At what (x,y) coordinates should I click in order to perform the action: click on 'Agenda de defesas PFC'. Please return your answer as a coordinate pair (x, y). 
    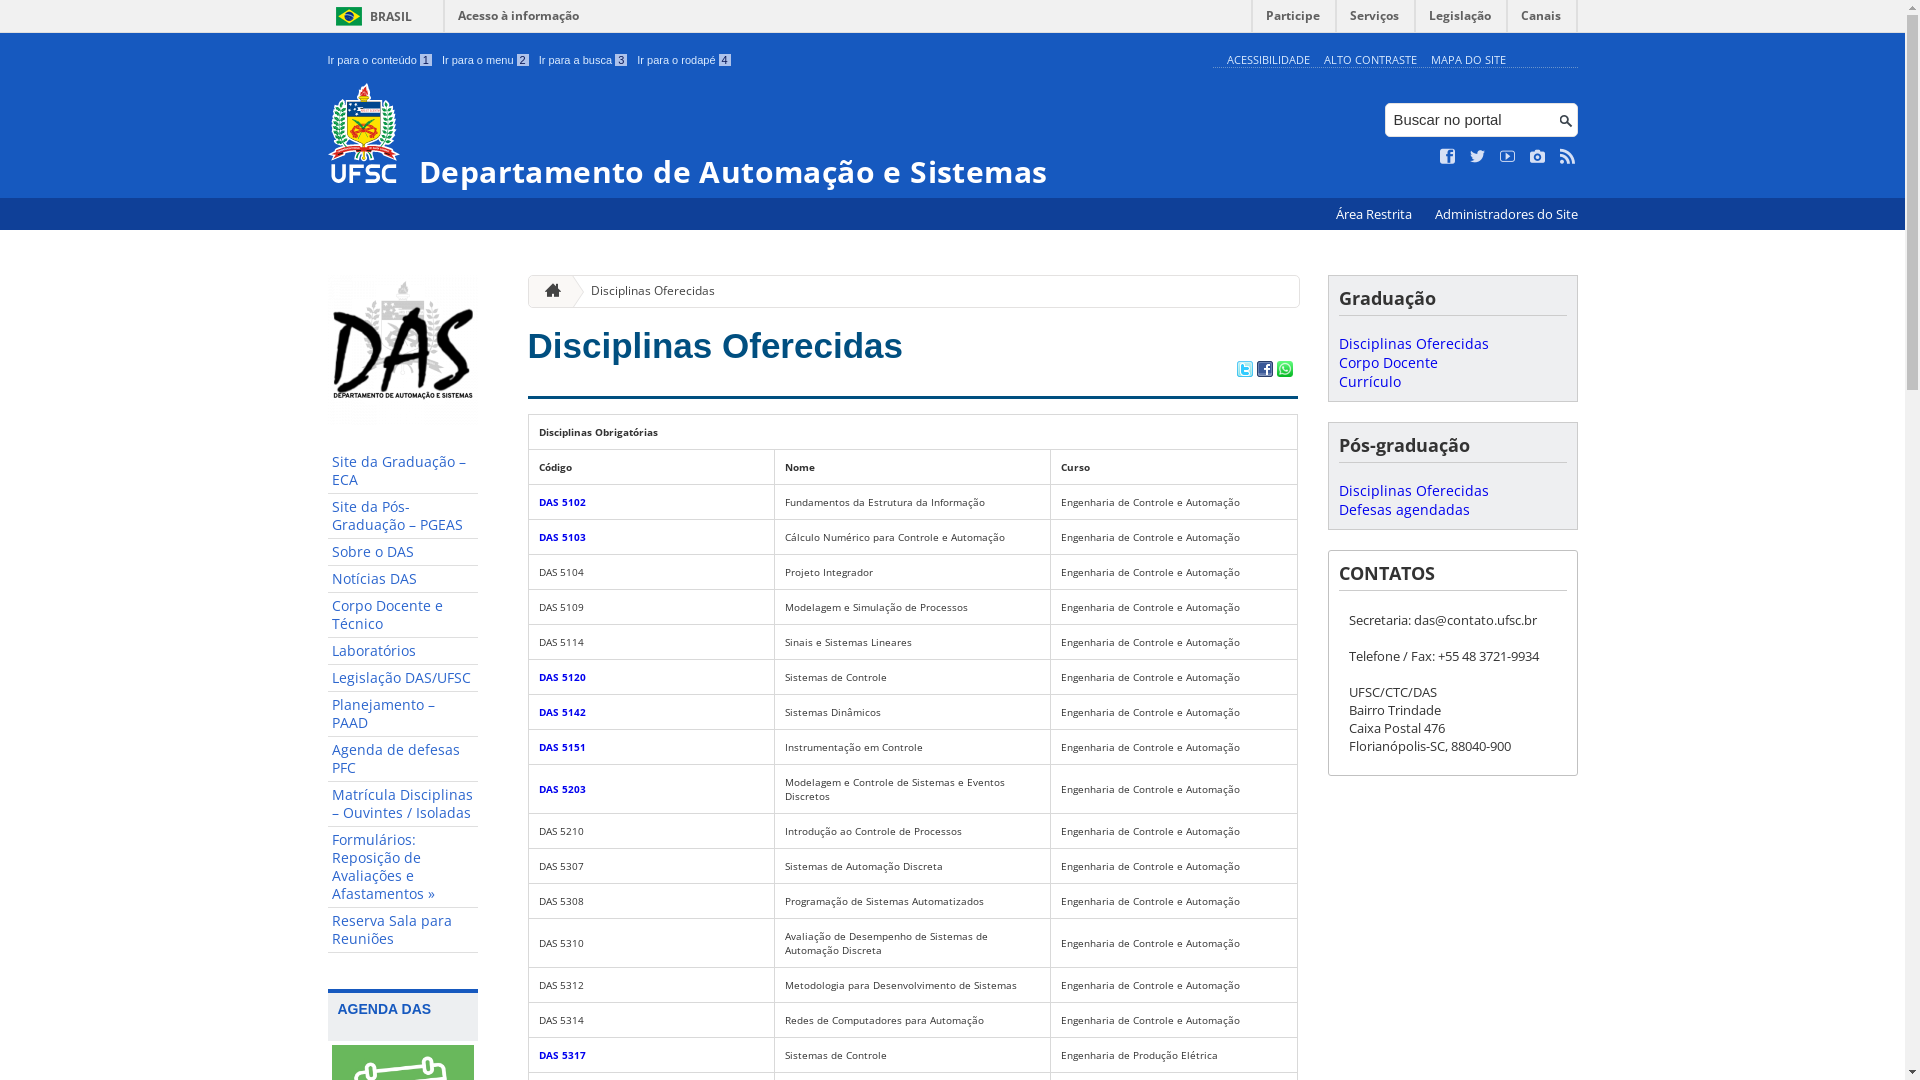
    Looking at the image, I should click on (327, 759).